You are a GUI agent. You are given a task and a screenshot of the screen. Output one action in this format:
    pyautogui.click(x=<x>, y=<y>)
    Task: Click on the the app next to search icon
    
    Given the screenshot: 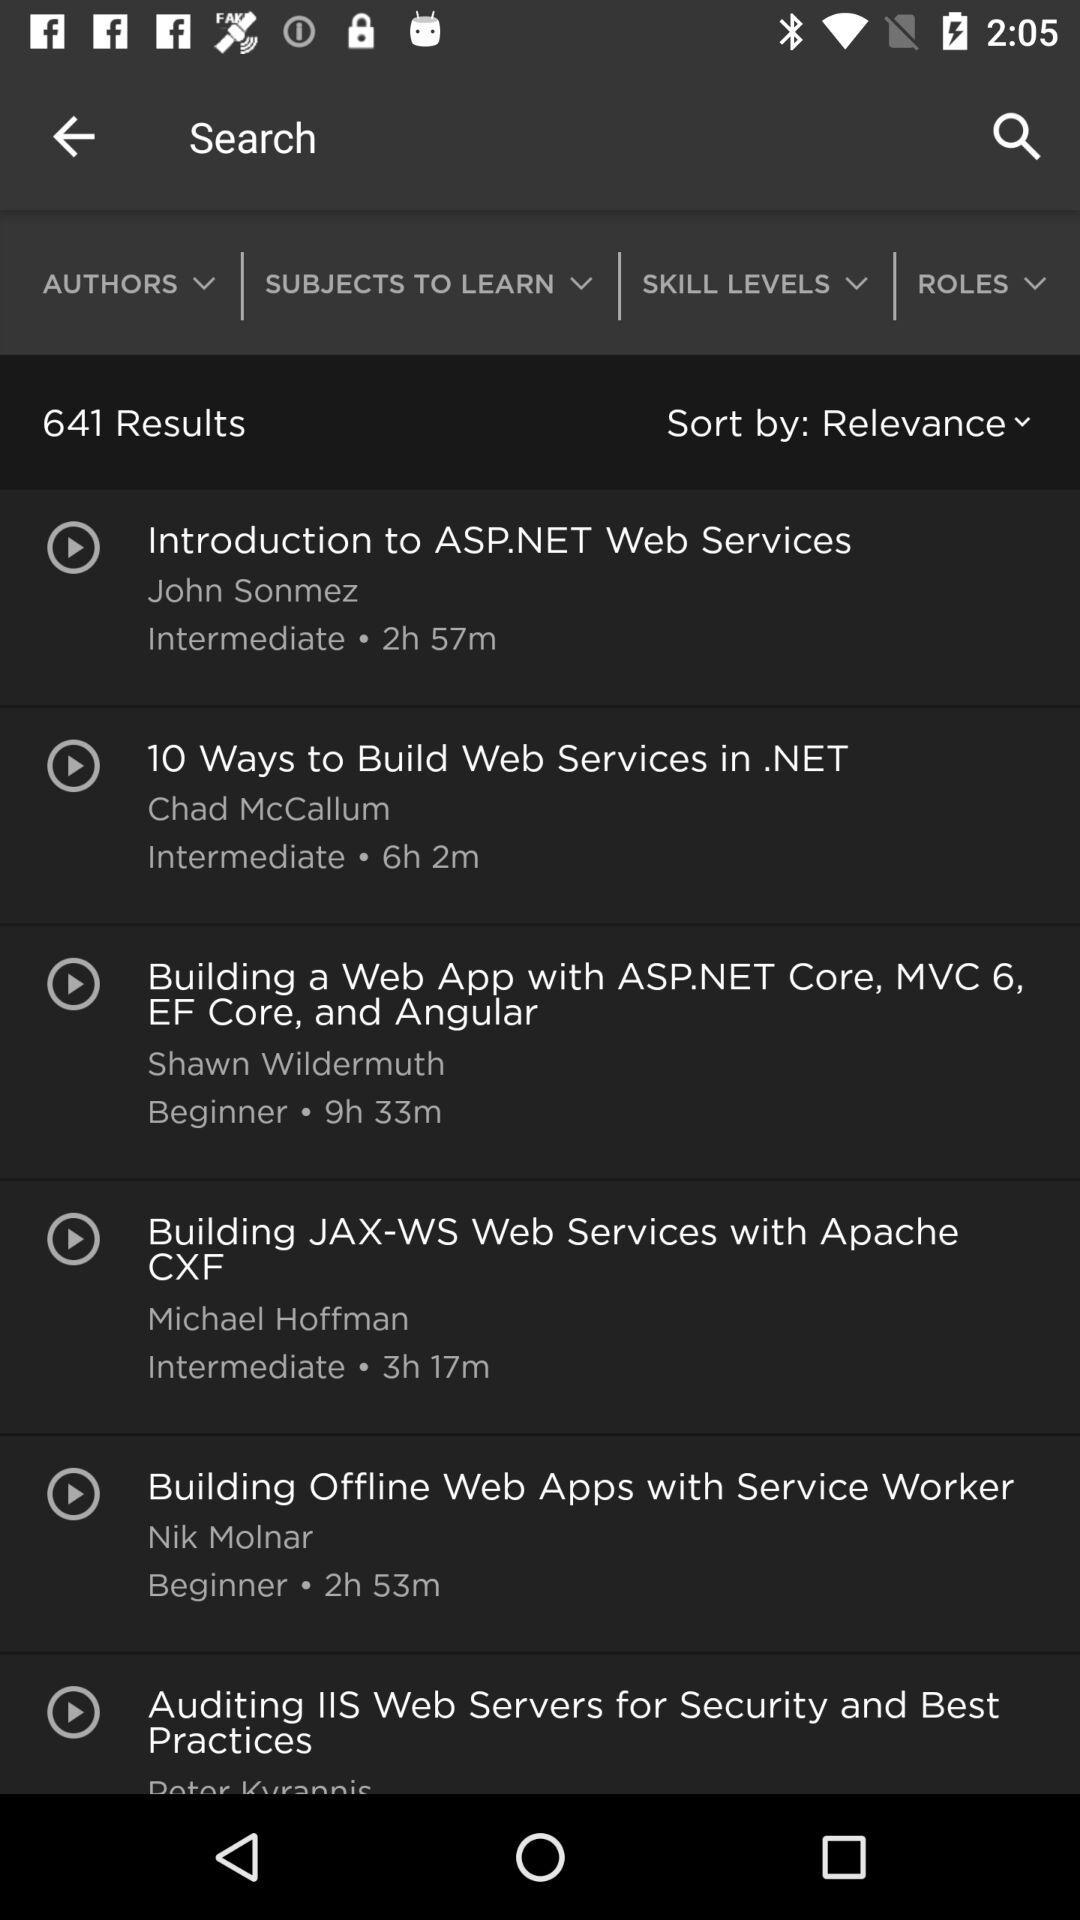 What is the action you would take?
    pyautogui.click(x=72, y=135)
    